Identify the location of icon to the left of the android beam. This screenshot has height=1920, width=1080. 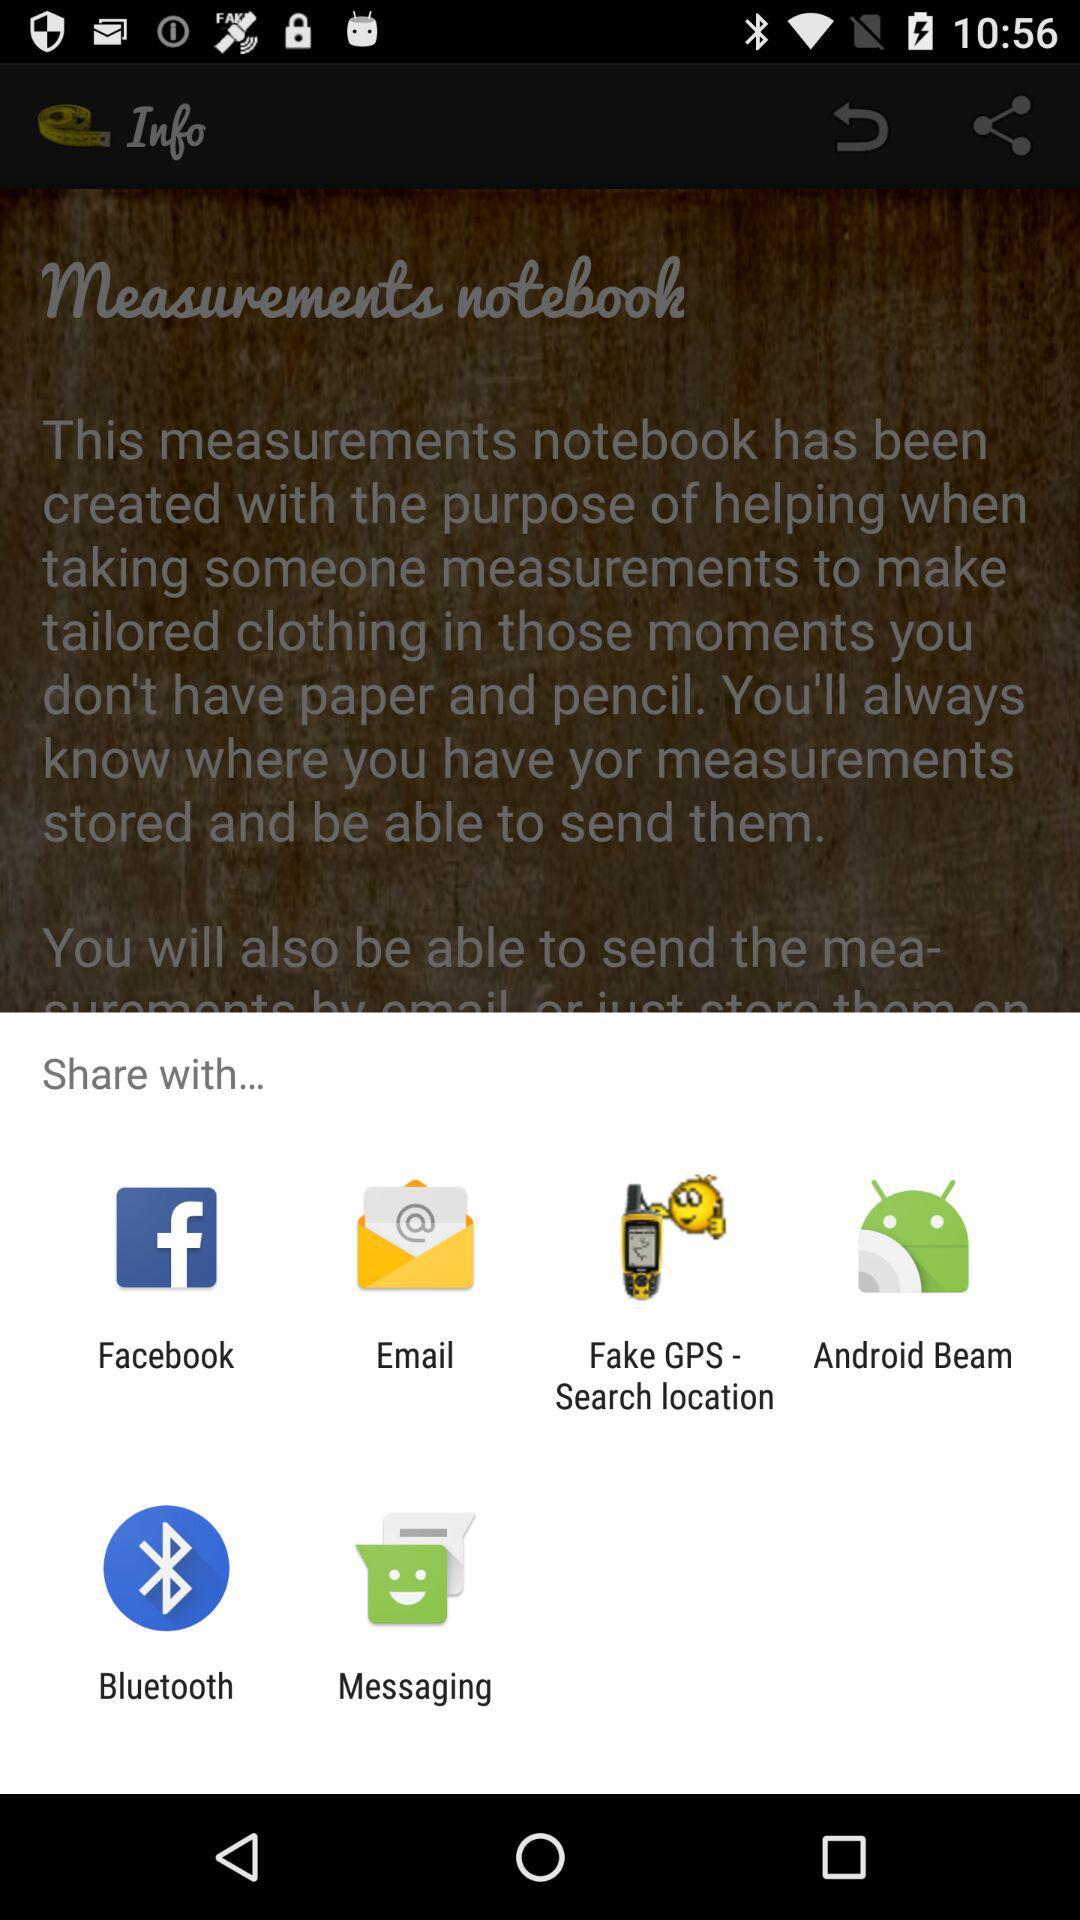
(664, 1374).